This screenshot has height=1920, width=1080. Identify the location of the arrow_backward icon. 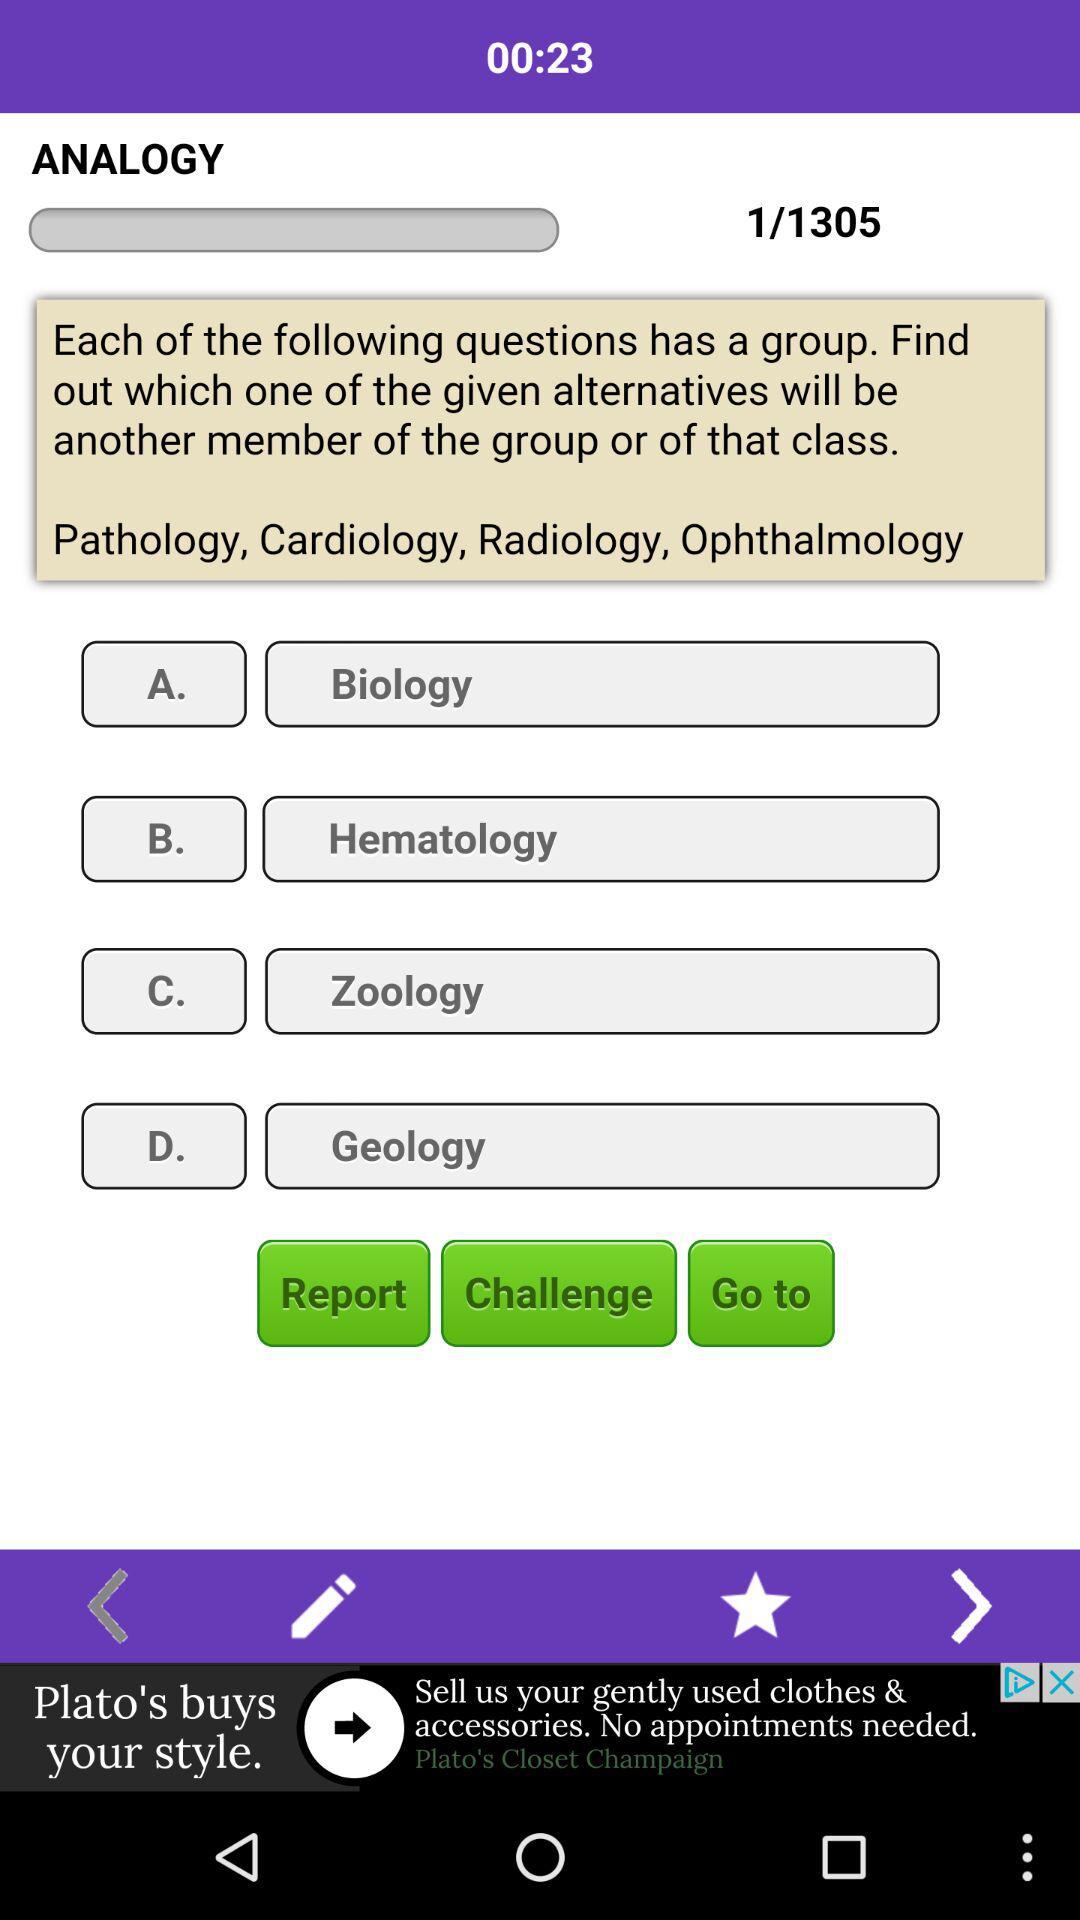
(107, 1717).